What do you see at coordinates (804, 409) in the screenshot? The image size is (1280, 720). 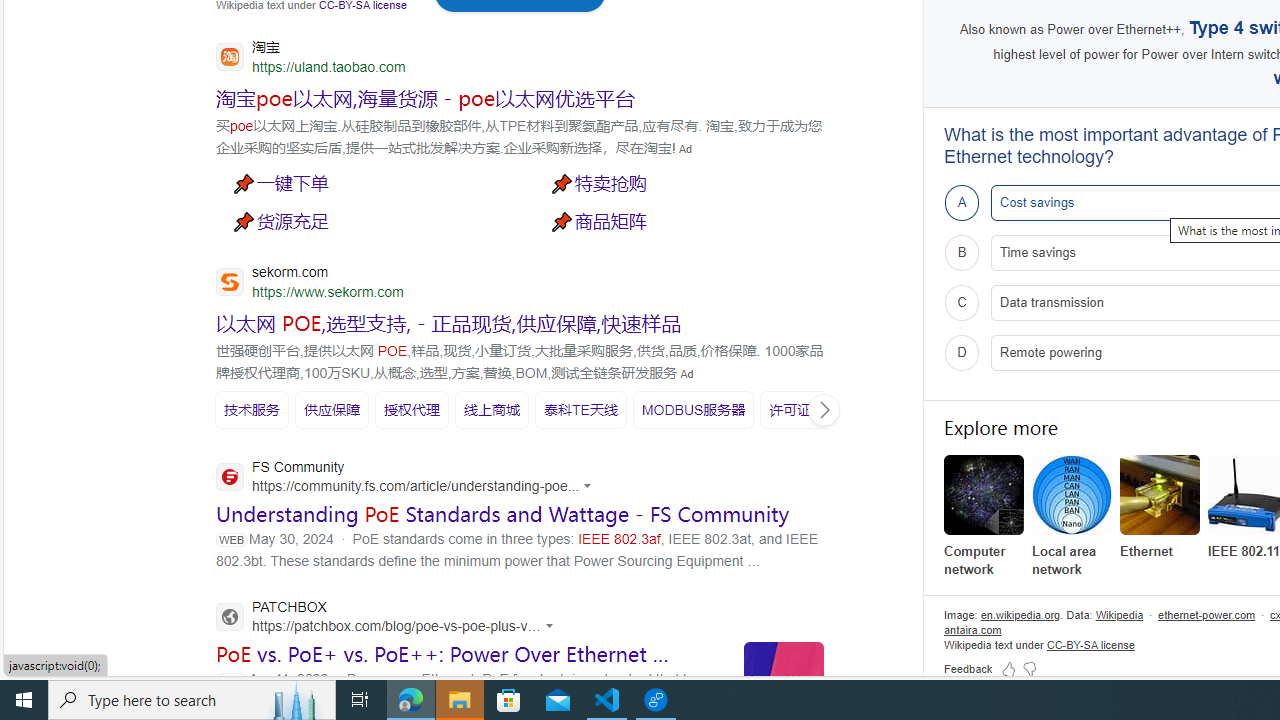 I see `'SERP,5932'` at bounding box center [804, 409].